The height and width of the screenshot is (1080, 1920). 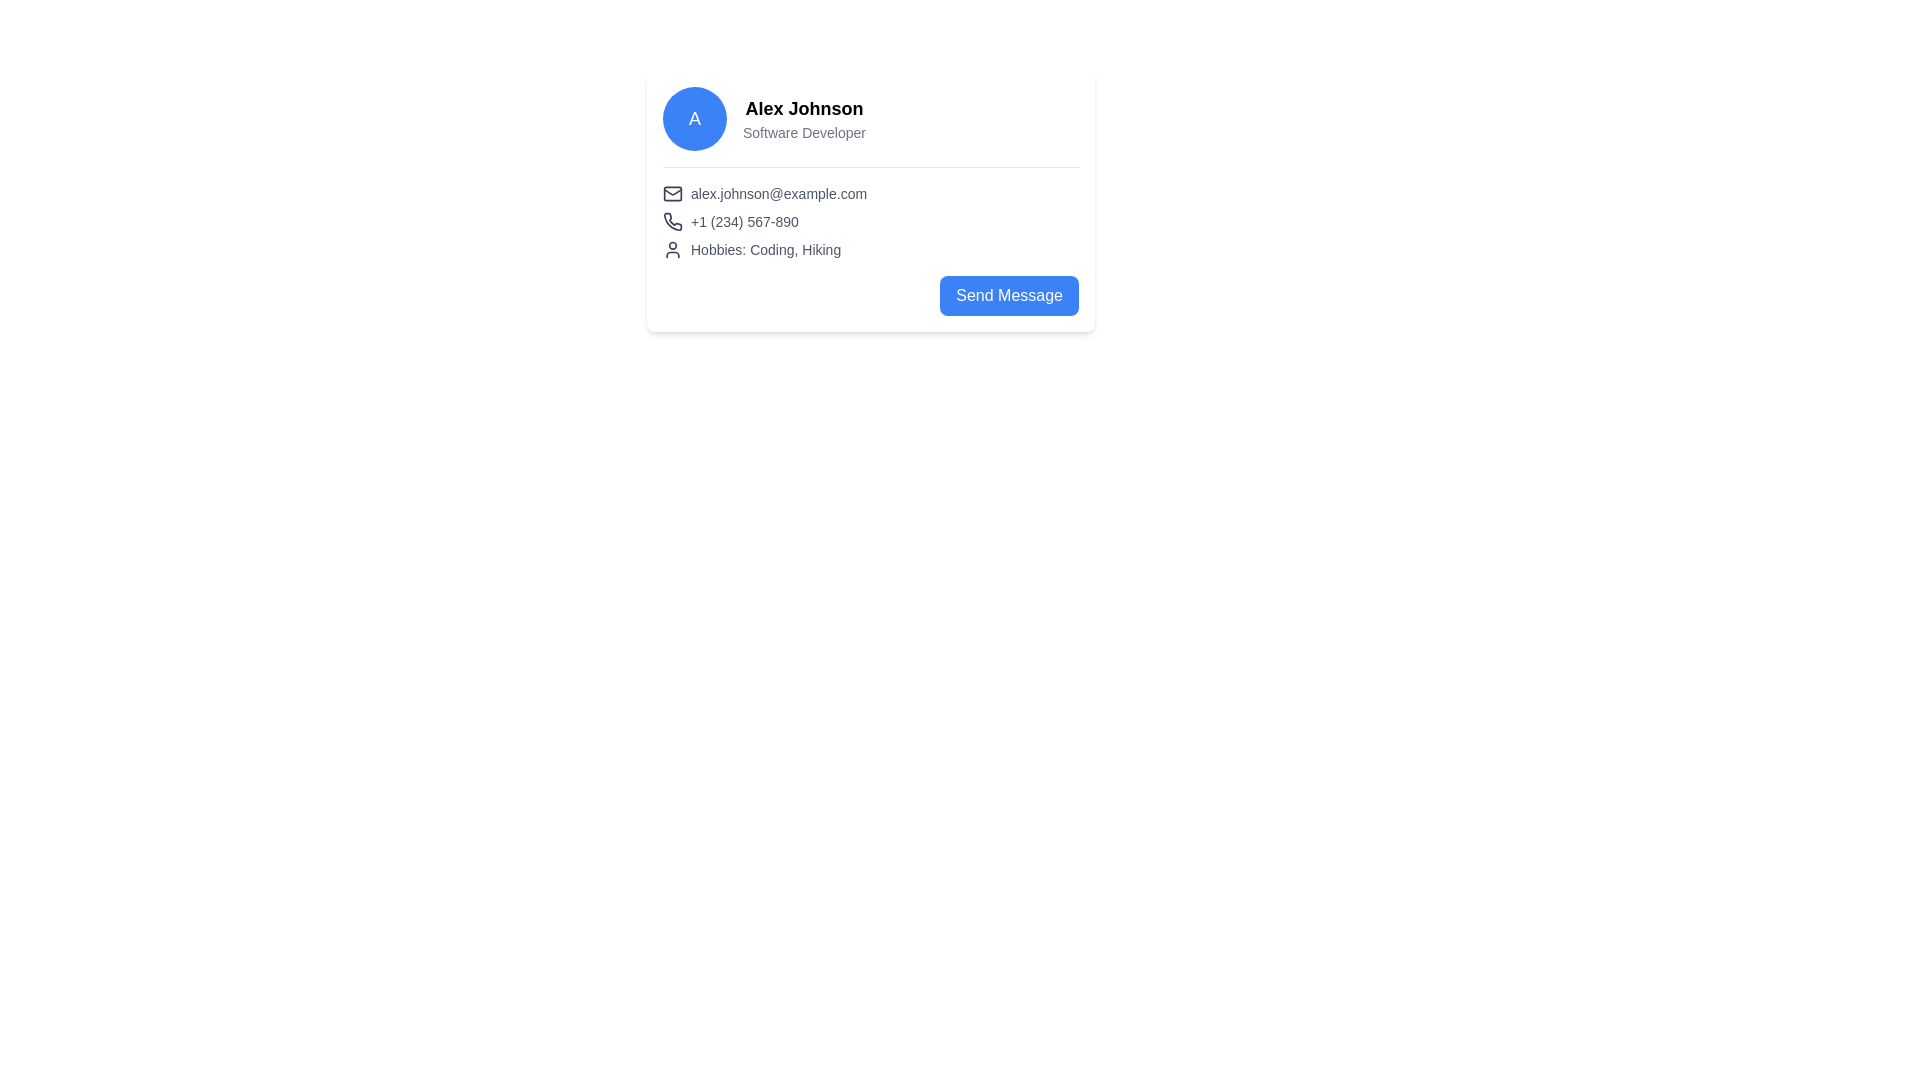 What do you see at coordinates (743, 222) in the screenshot?
I see `the static text element displaying the phone number, which is styled in gray font and aligned to the left, located between the email address and hobbies text` at bounding box center [743, 222].